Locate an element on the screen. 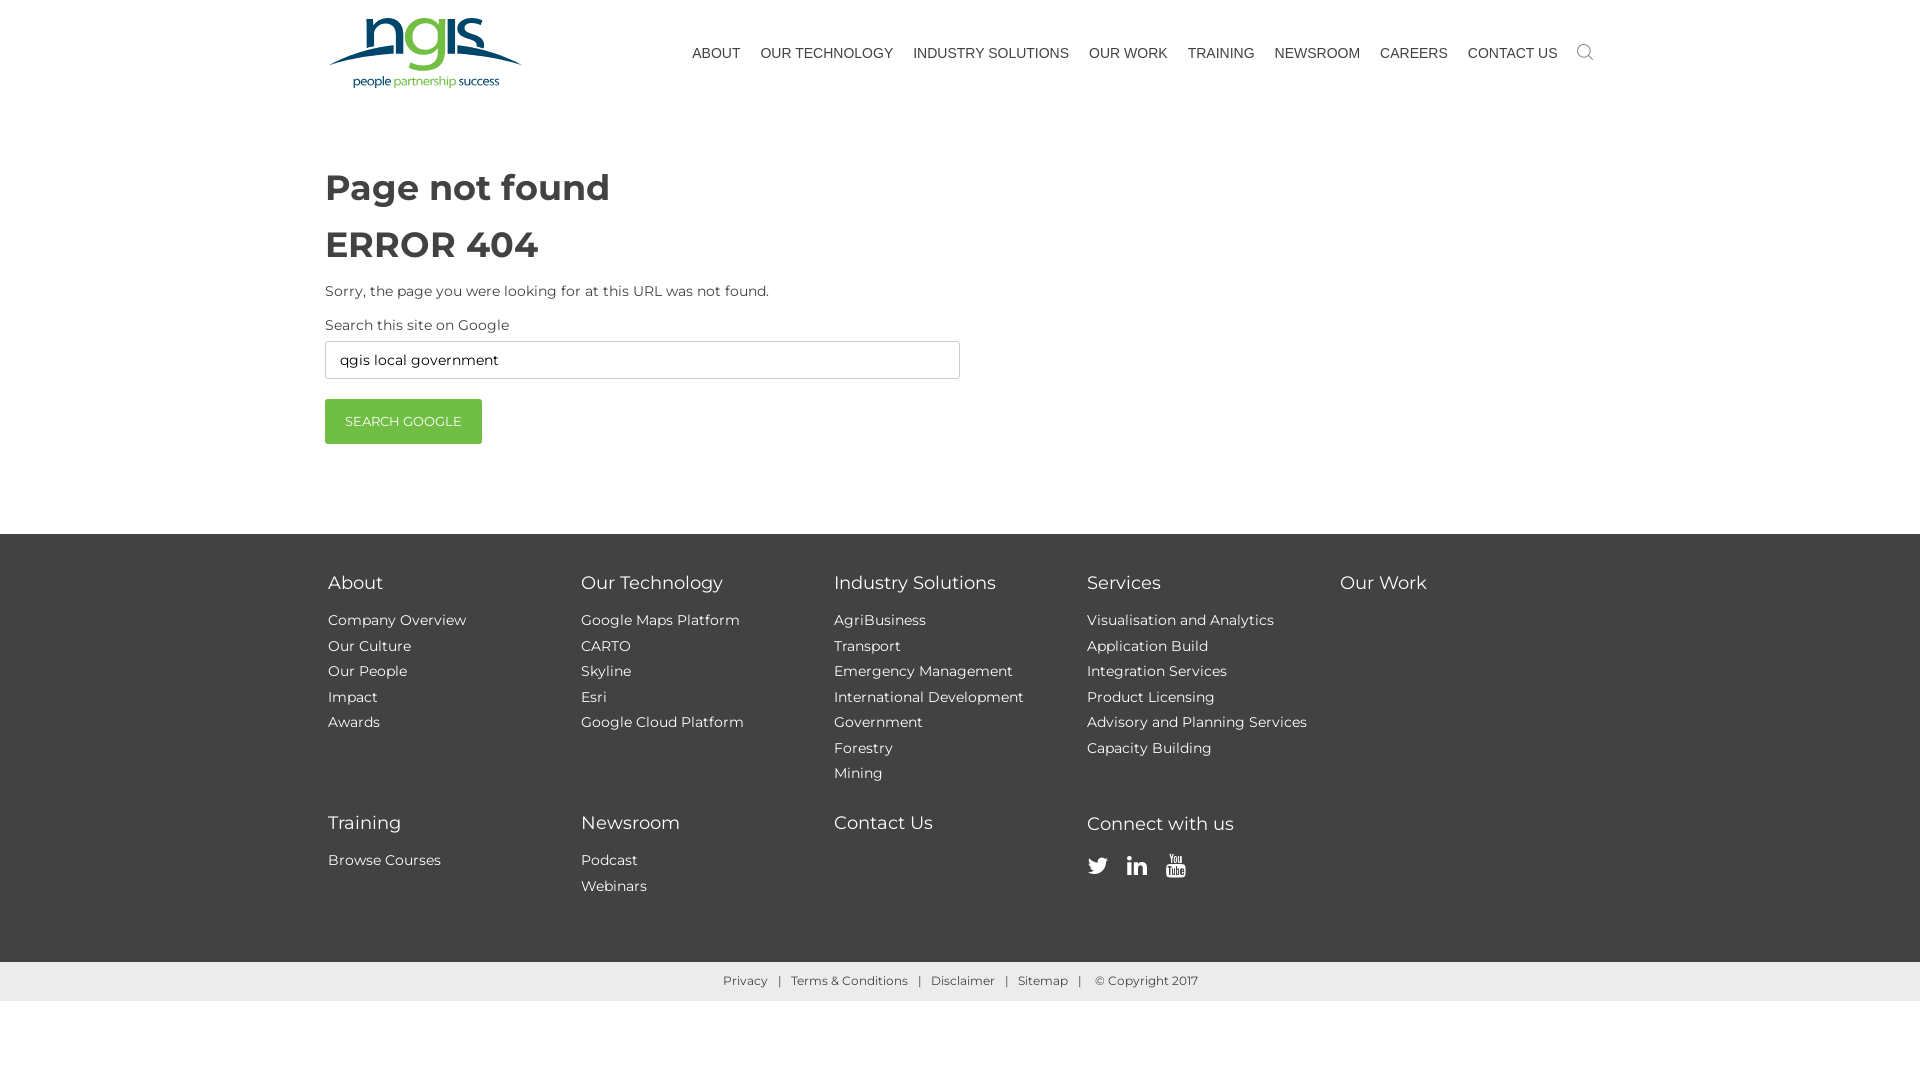 The height and width of the screenshot is (1080, 1920). 'Integration Services' is located at coordinates (1156, 671).